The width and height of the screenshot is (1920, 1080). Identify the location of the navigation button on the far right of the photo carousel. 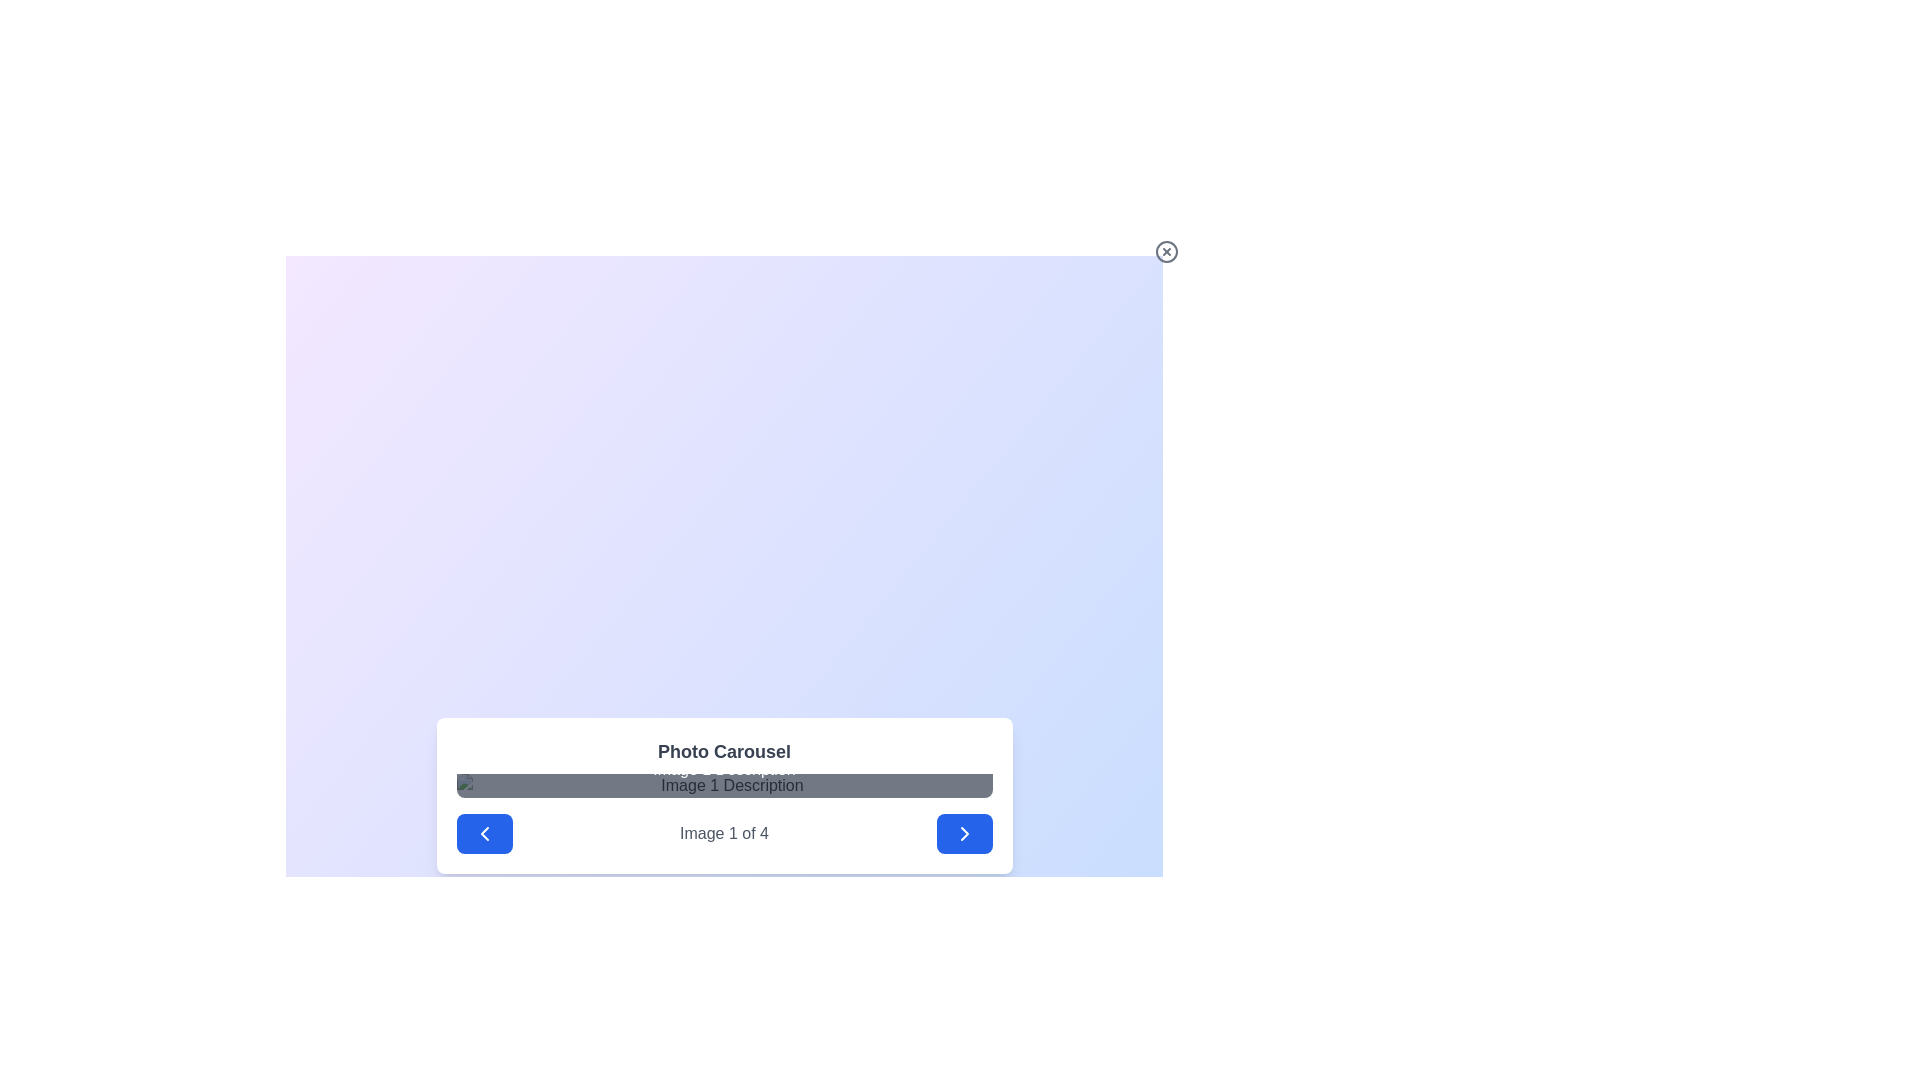
(964, 833).